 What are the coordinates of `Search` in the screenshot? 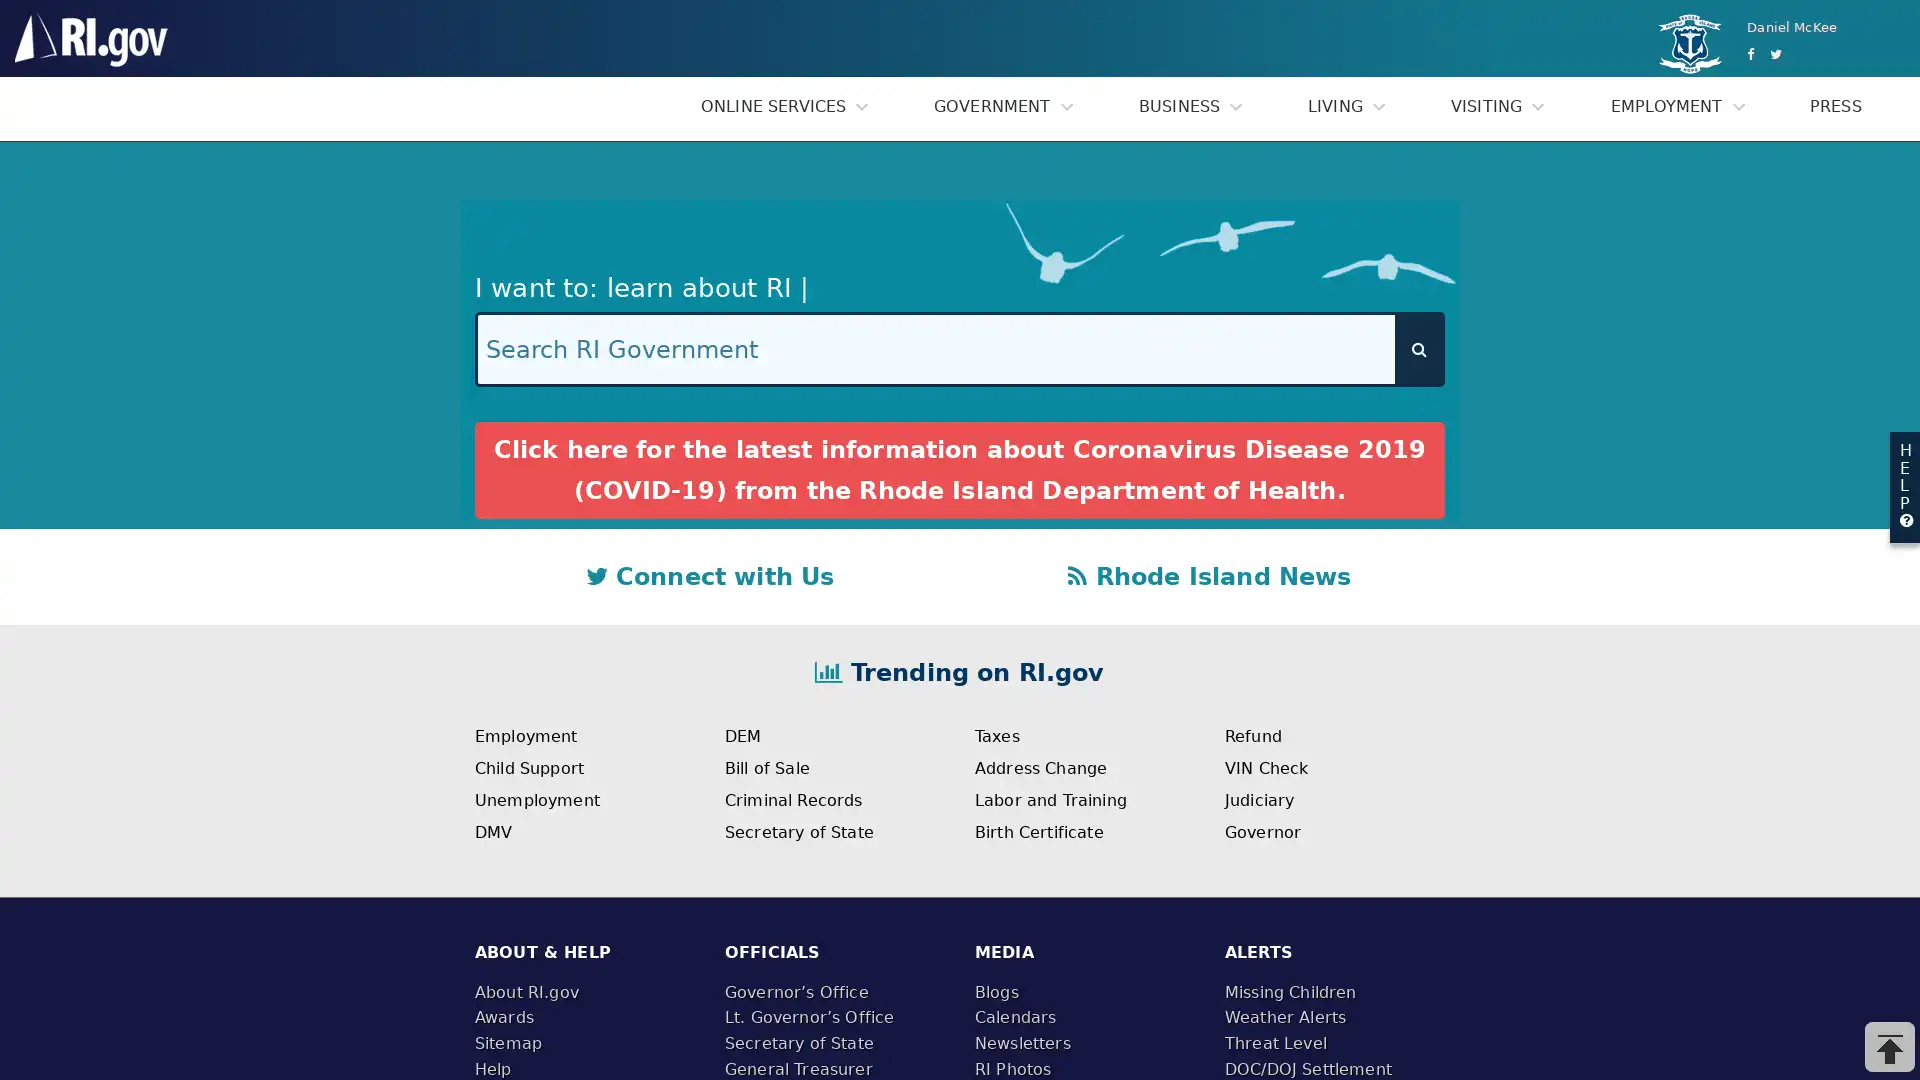 It's located at (1418, 348).